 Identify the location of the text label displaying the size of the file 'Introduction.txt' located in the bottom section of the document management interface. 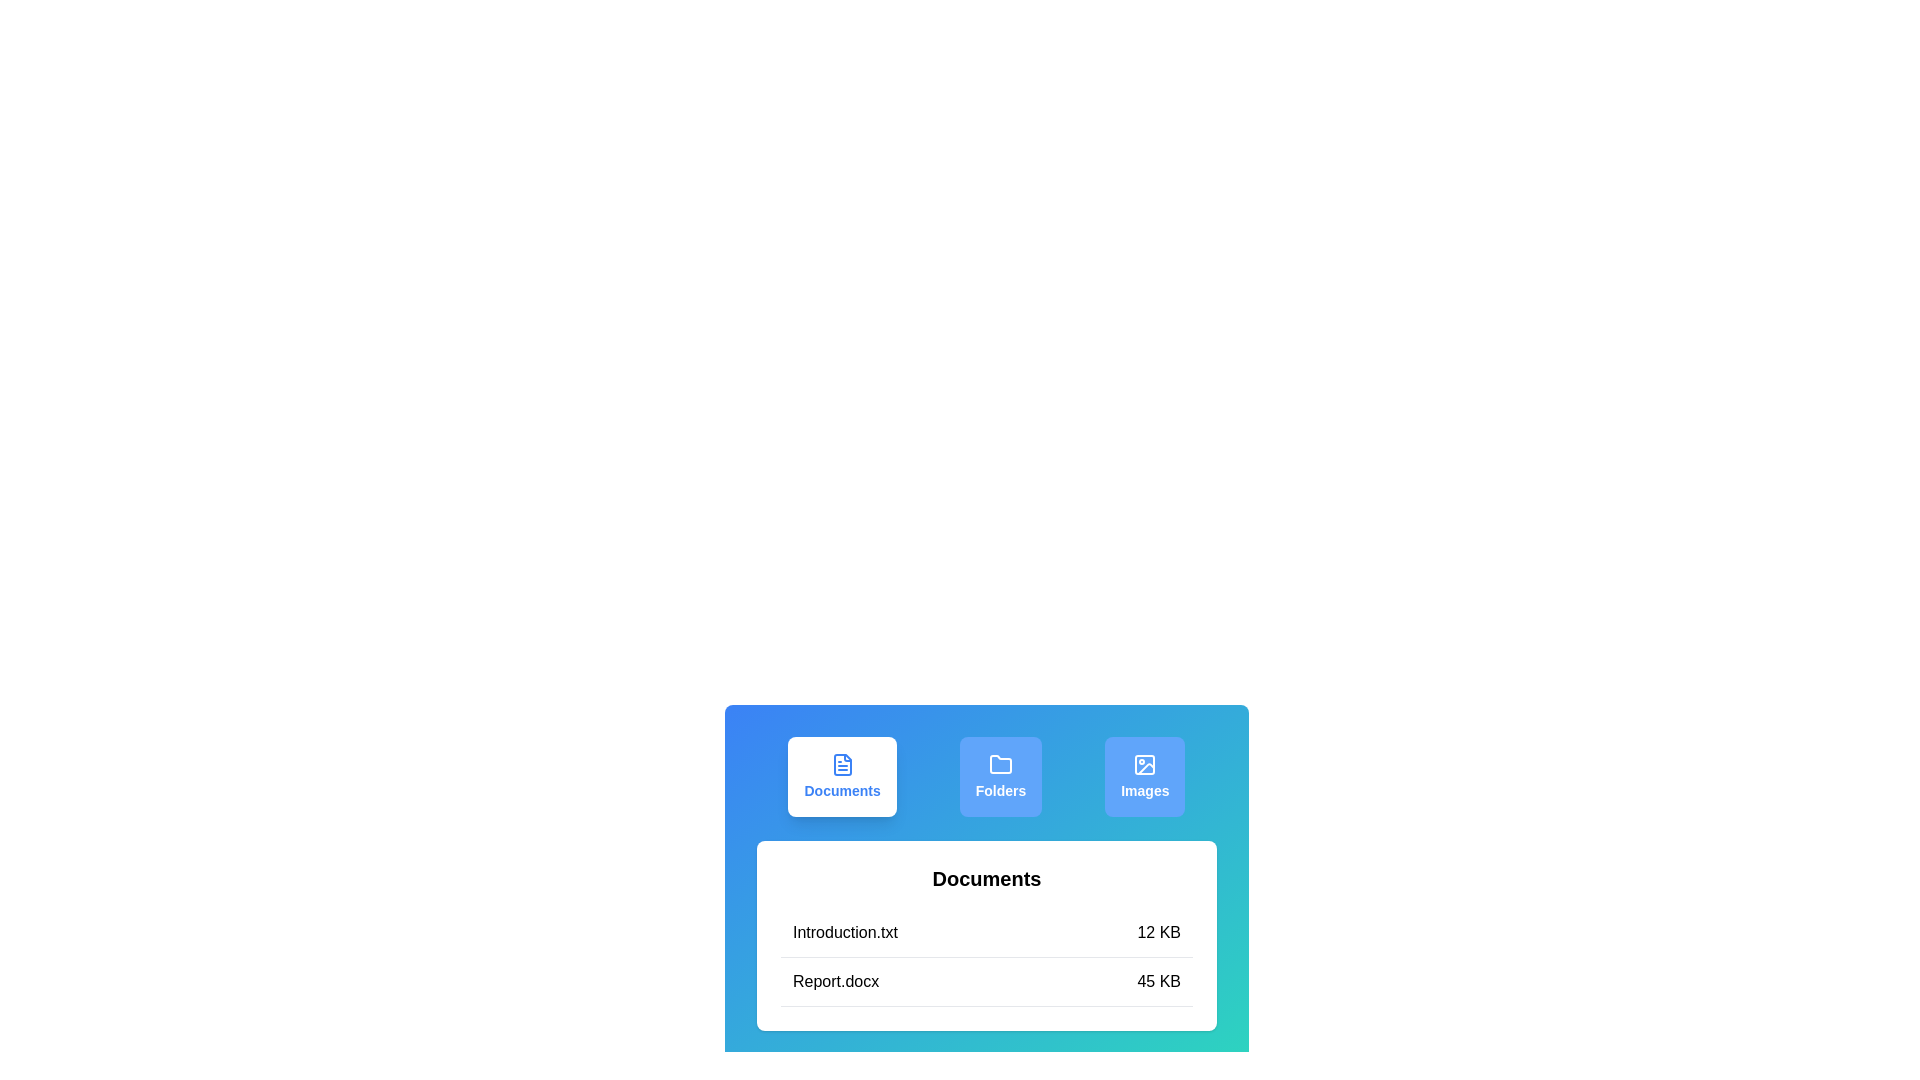
(1159, 933).